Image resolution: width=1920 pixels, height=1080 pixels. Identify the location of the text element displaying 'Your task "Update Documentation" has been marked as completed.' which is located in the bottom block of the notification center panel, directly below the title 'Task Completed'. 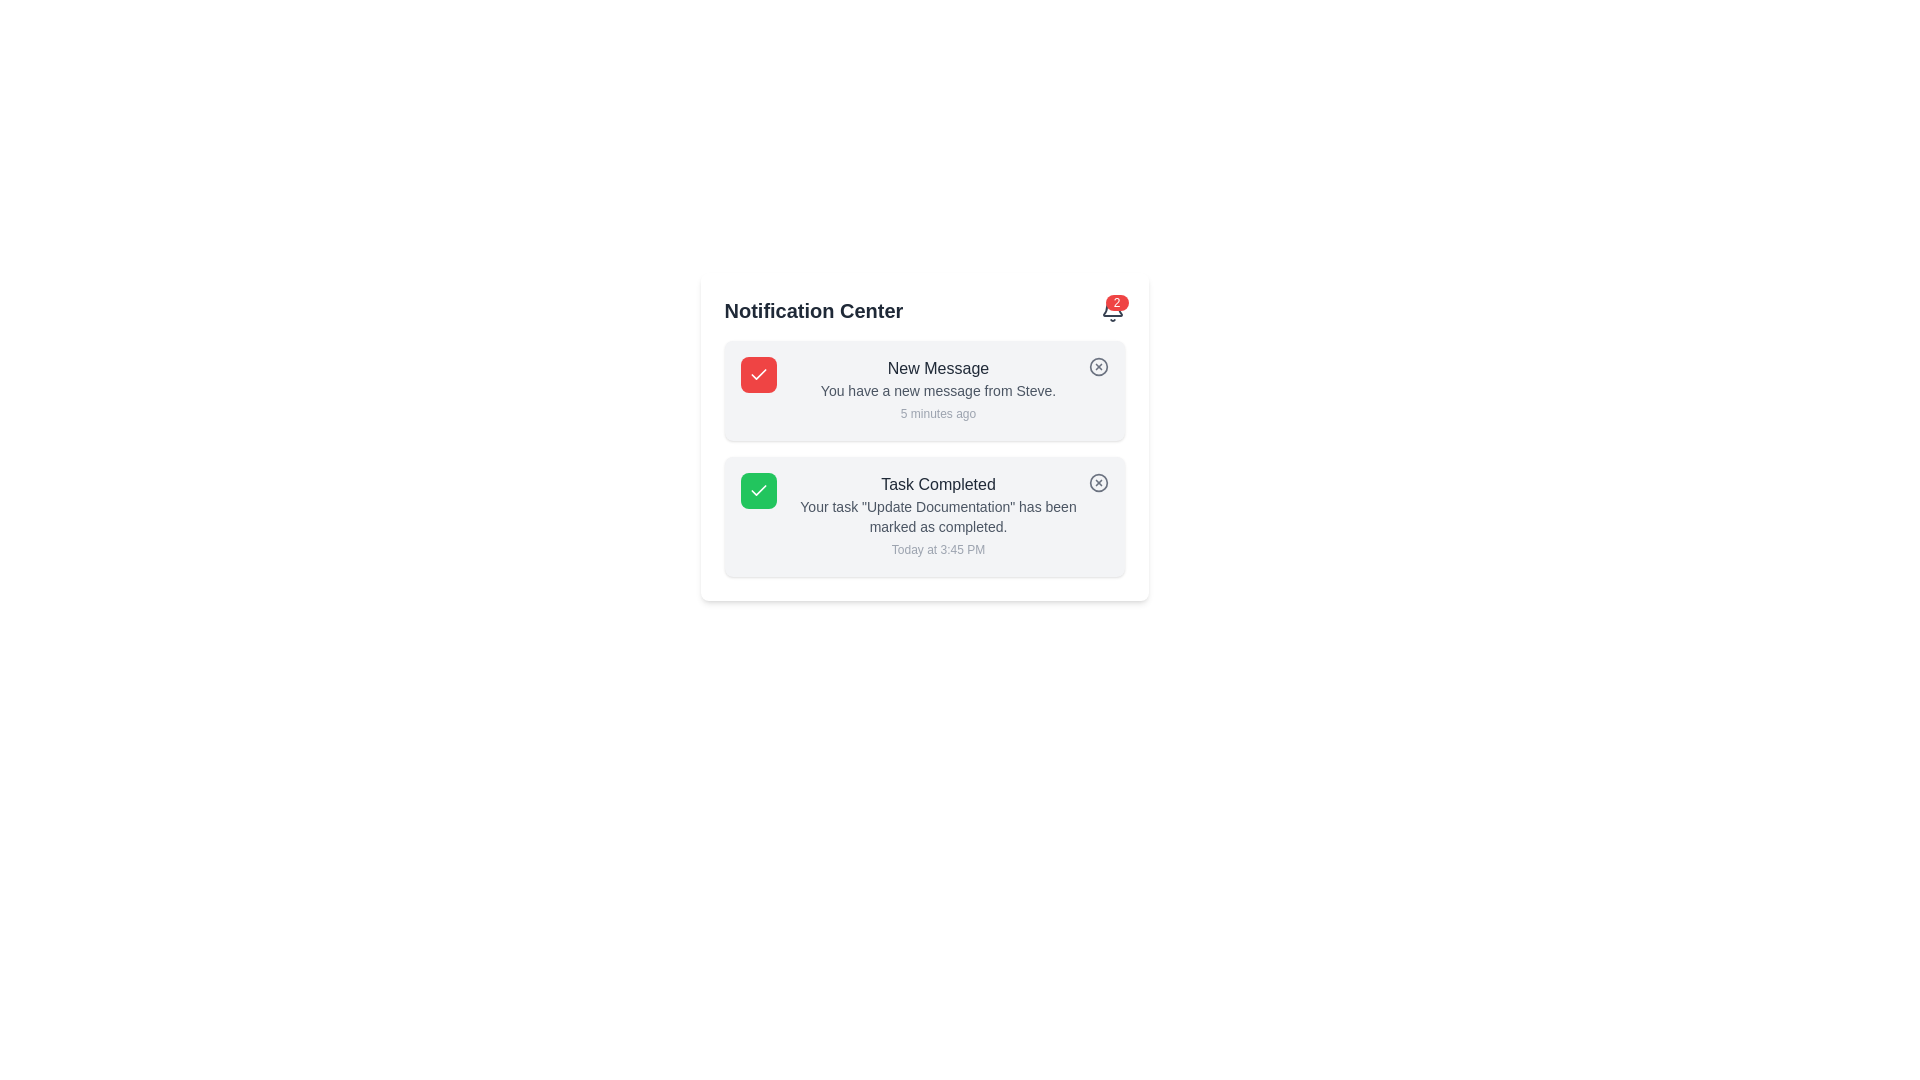
(937, 515).